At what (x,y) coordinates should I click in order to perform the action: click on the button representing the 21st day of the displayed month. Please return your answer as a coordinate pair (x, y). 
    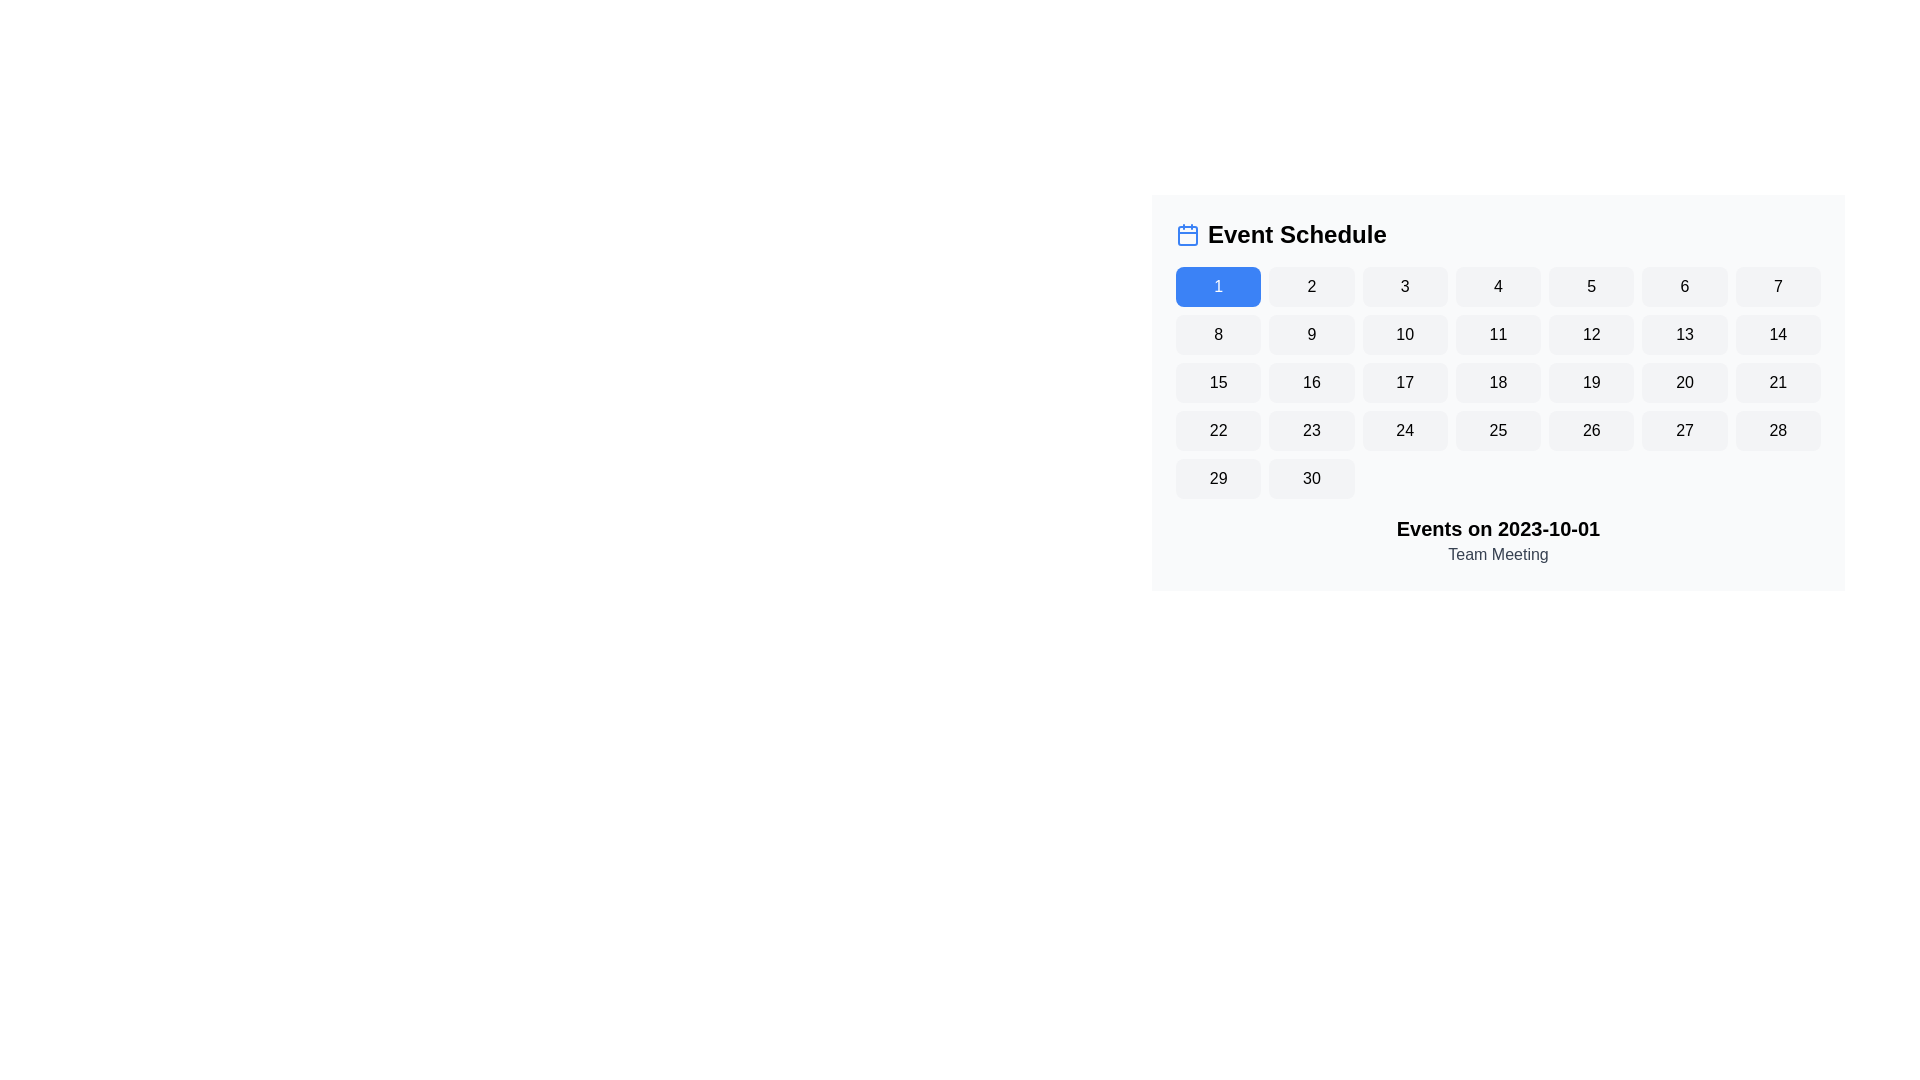
    Looking at the image, I should click on (1777, 382).